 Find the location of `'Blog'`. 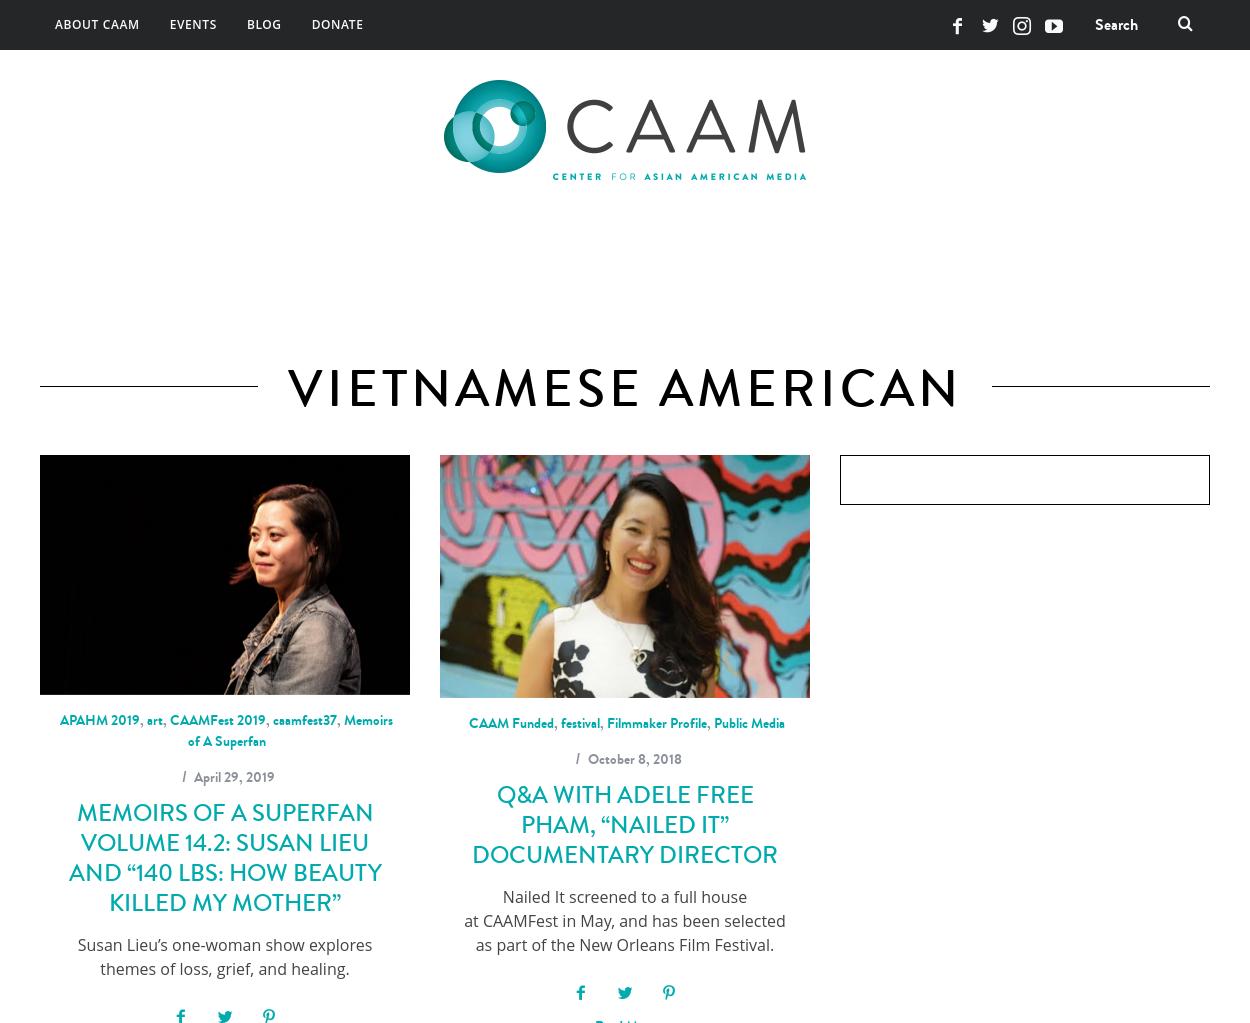

'Blog' is located at coordinates (263, 24).